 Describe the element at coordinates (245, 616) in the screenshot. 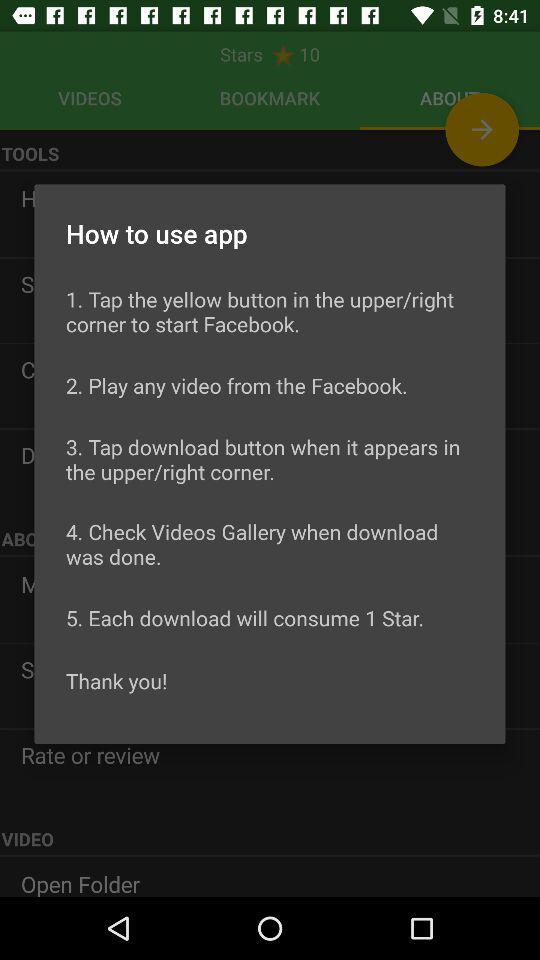

I see `5 each download` at that location.